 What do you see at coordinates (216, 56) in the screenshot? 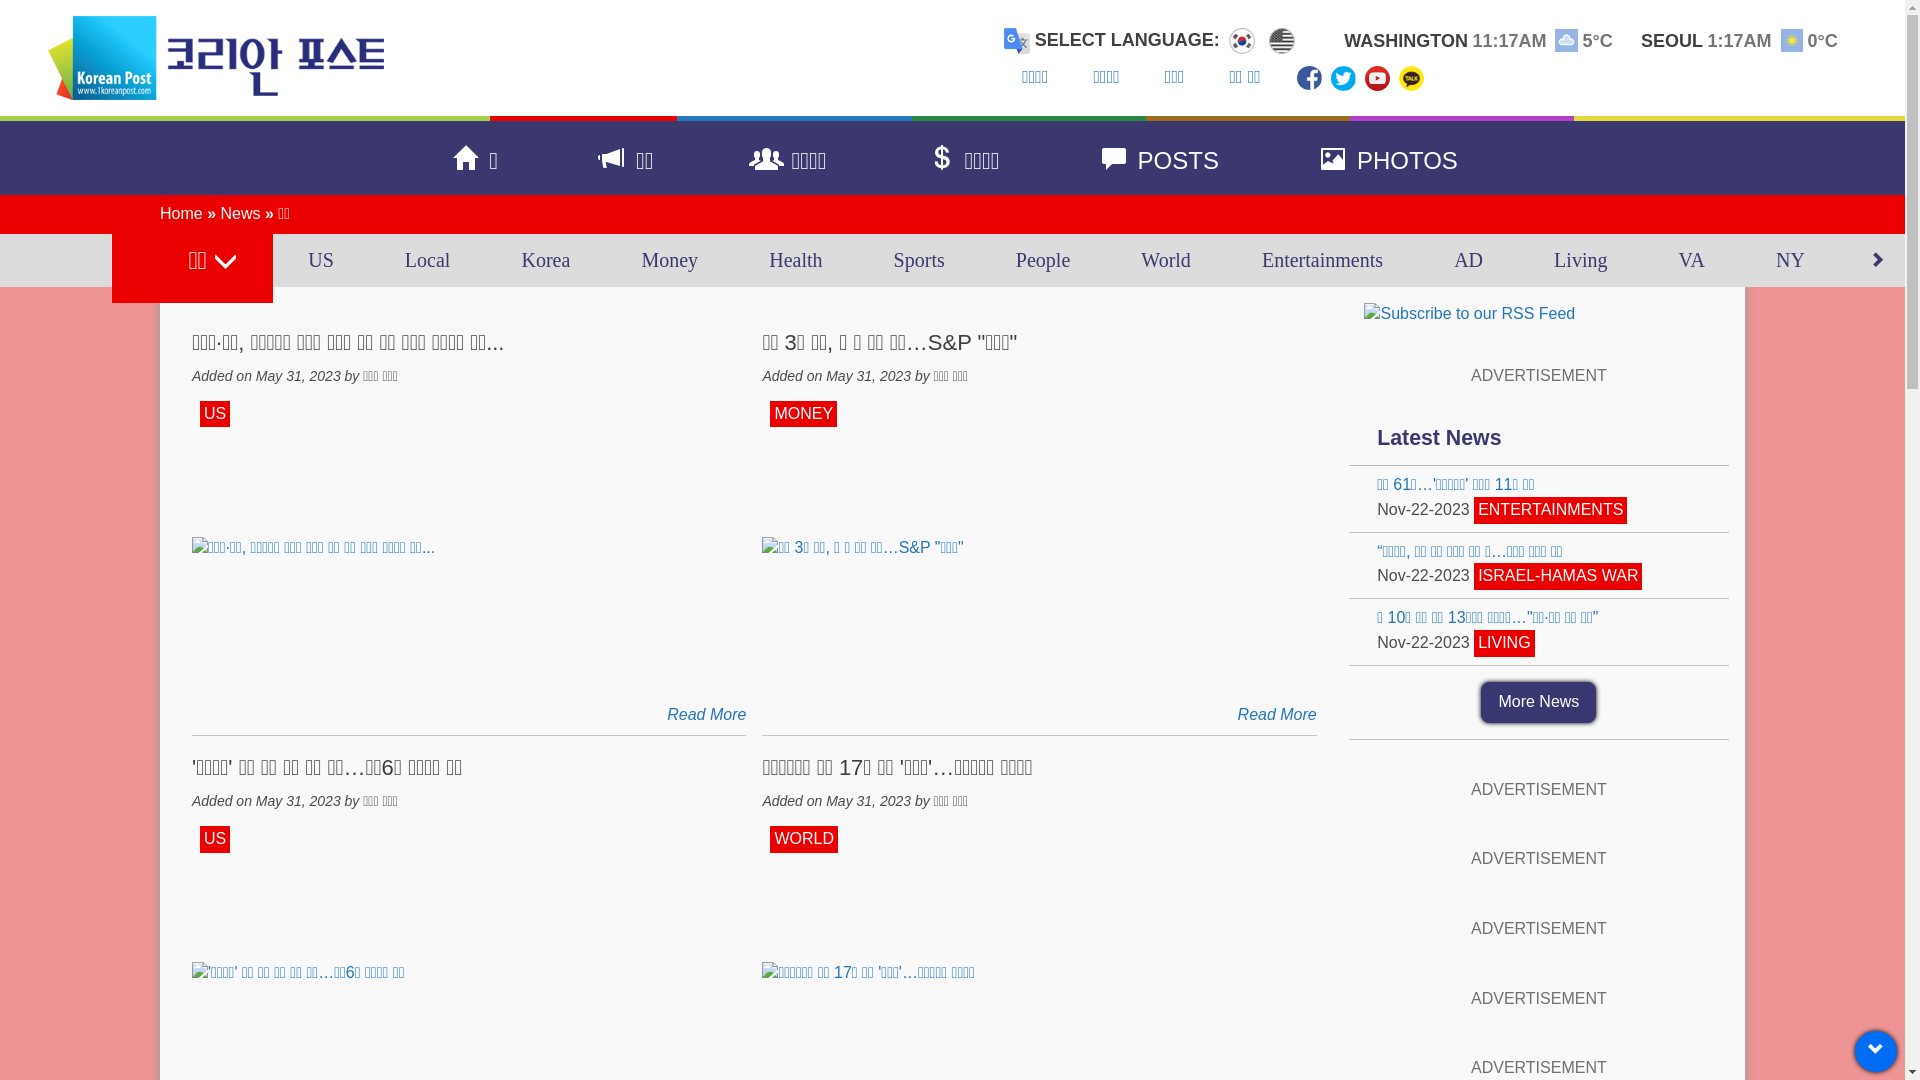
I see `'The Korean Post'` at bounding box center [216, 56].